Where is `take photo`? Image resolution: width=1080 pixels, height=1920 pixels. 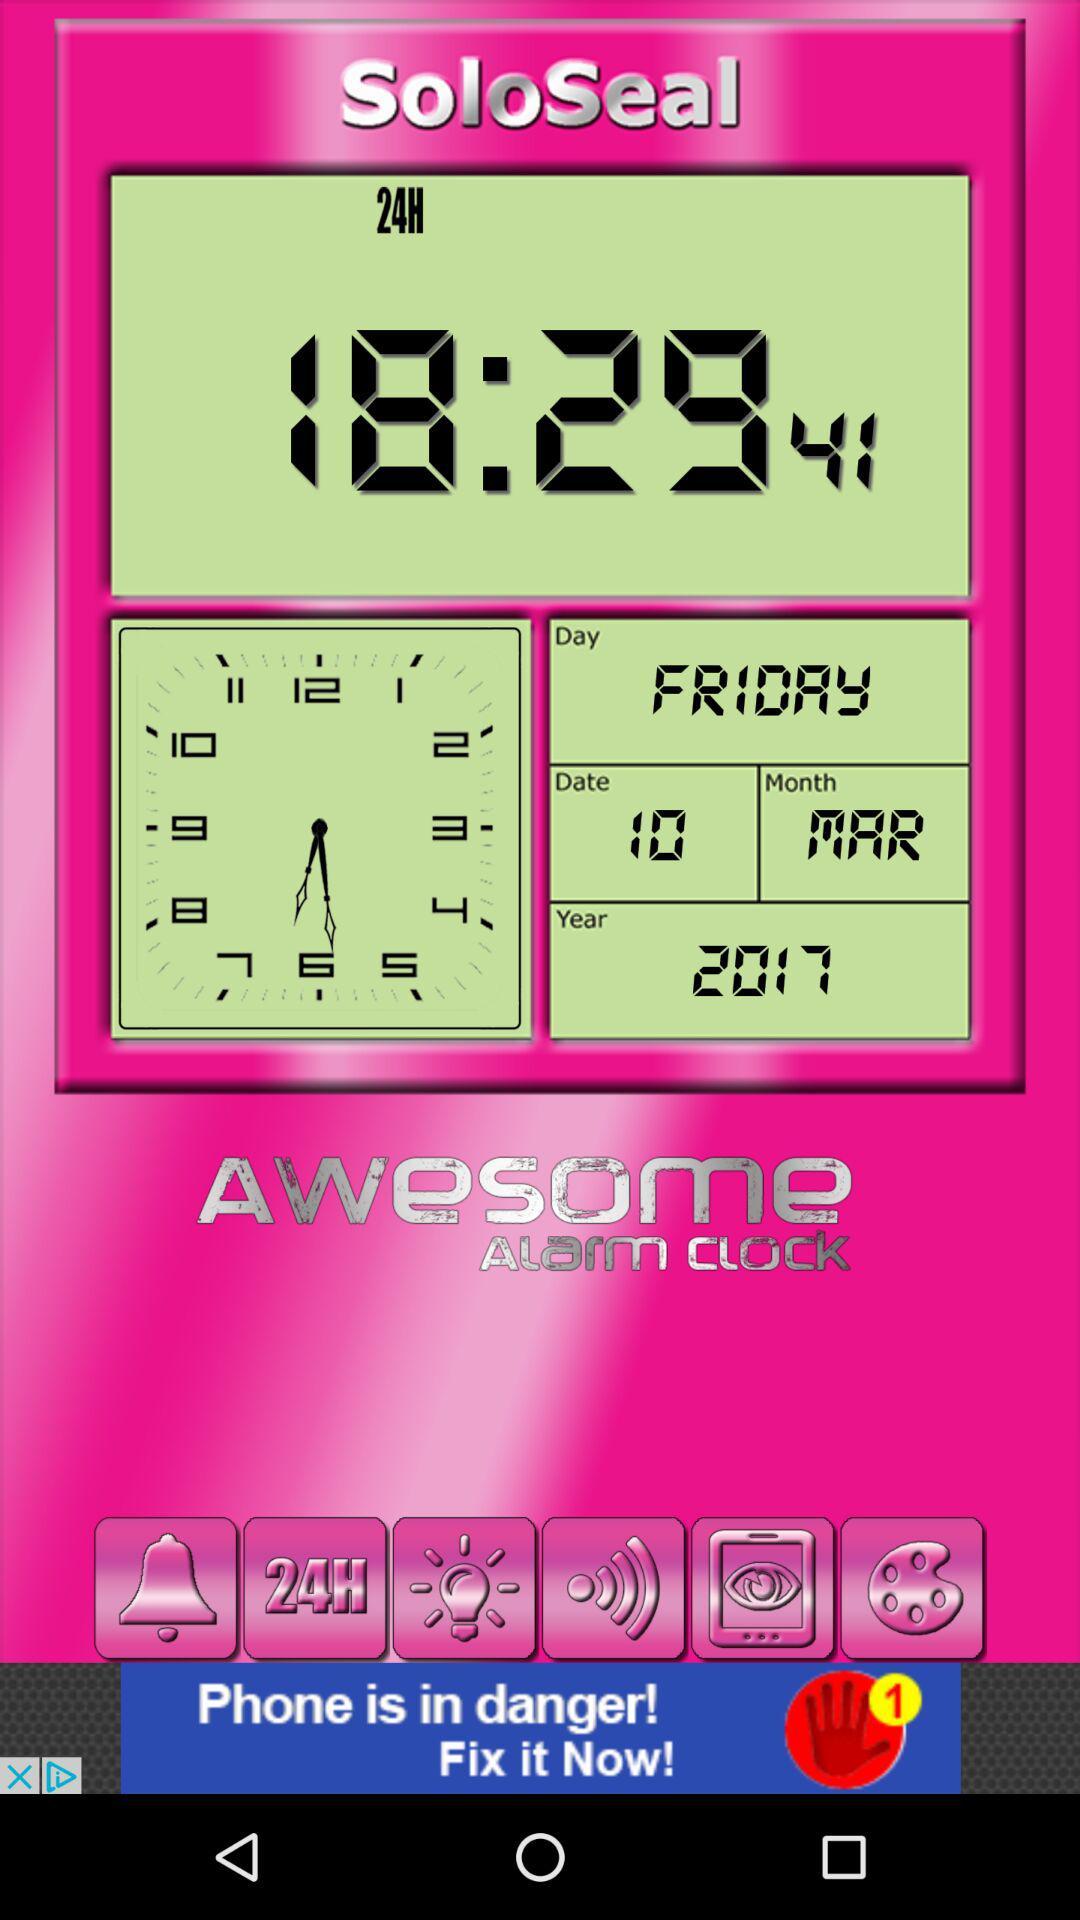
take photo is located at coordinates (763, 1587).